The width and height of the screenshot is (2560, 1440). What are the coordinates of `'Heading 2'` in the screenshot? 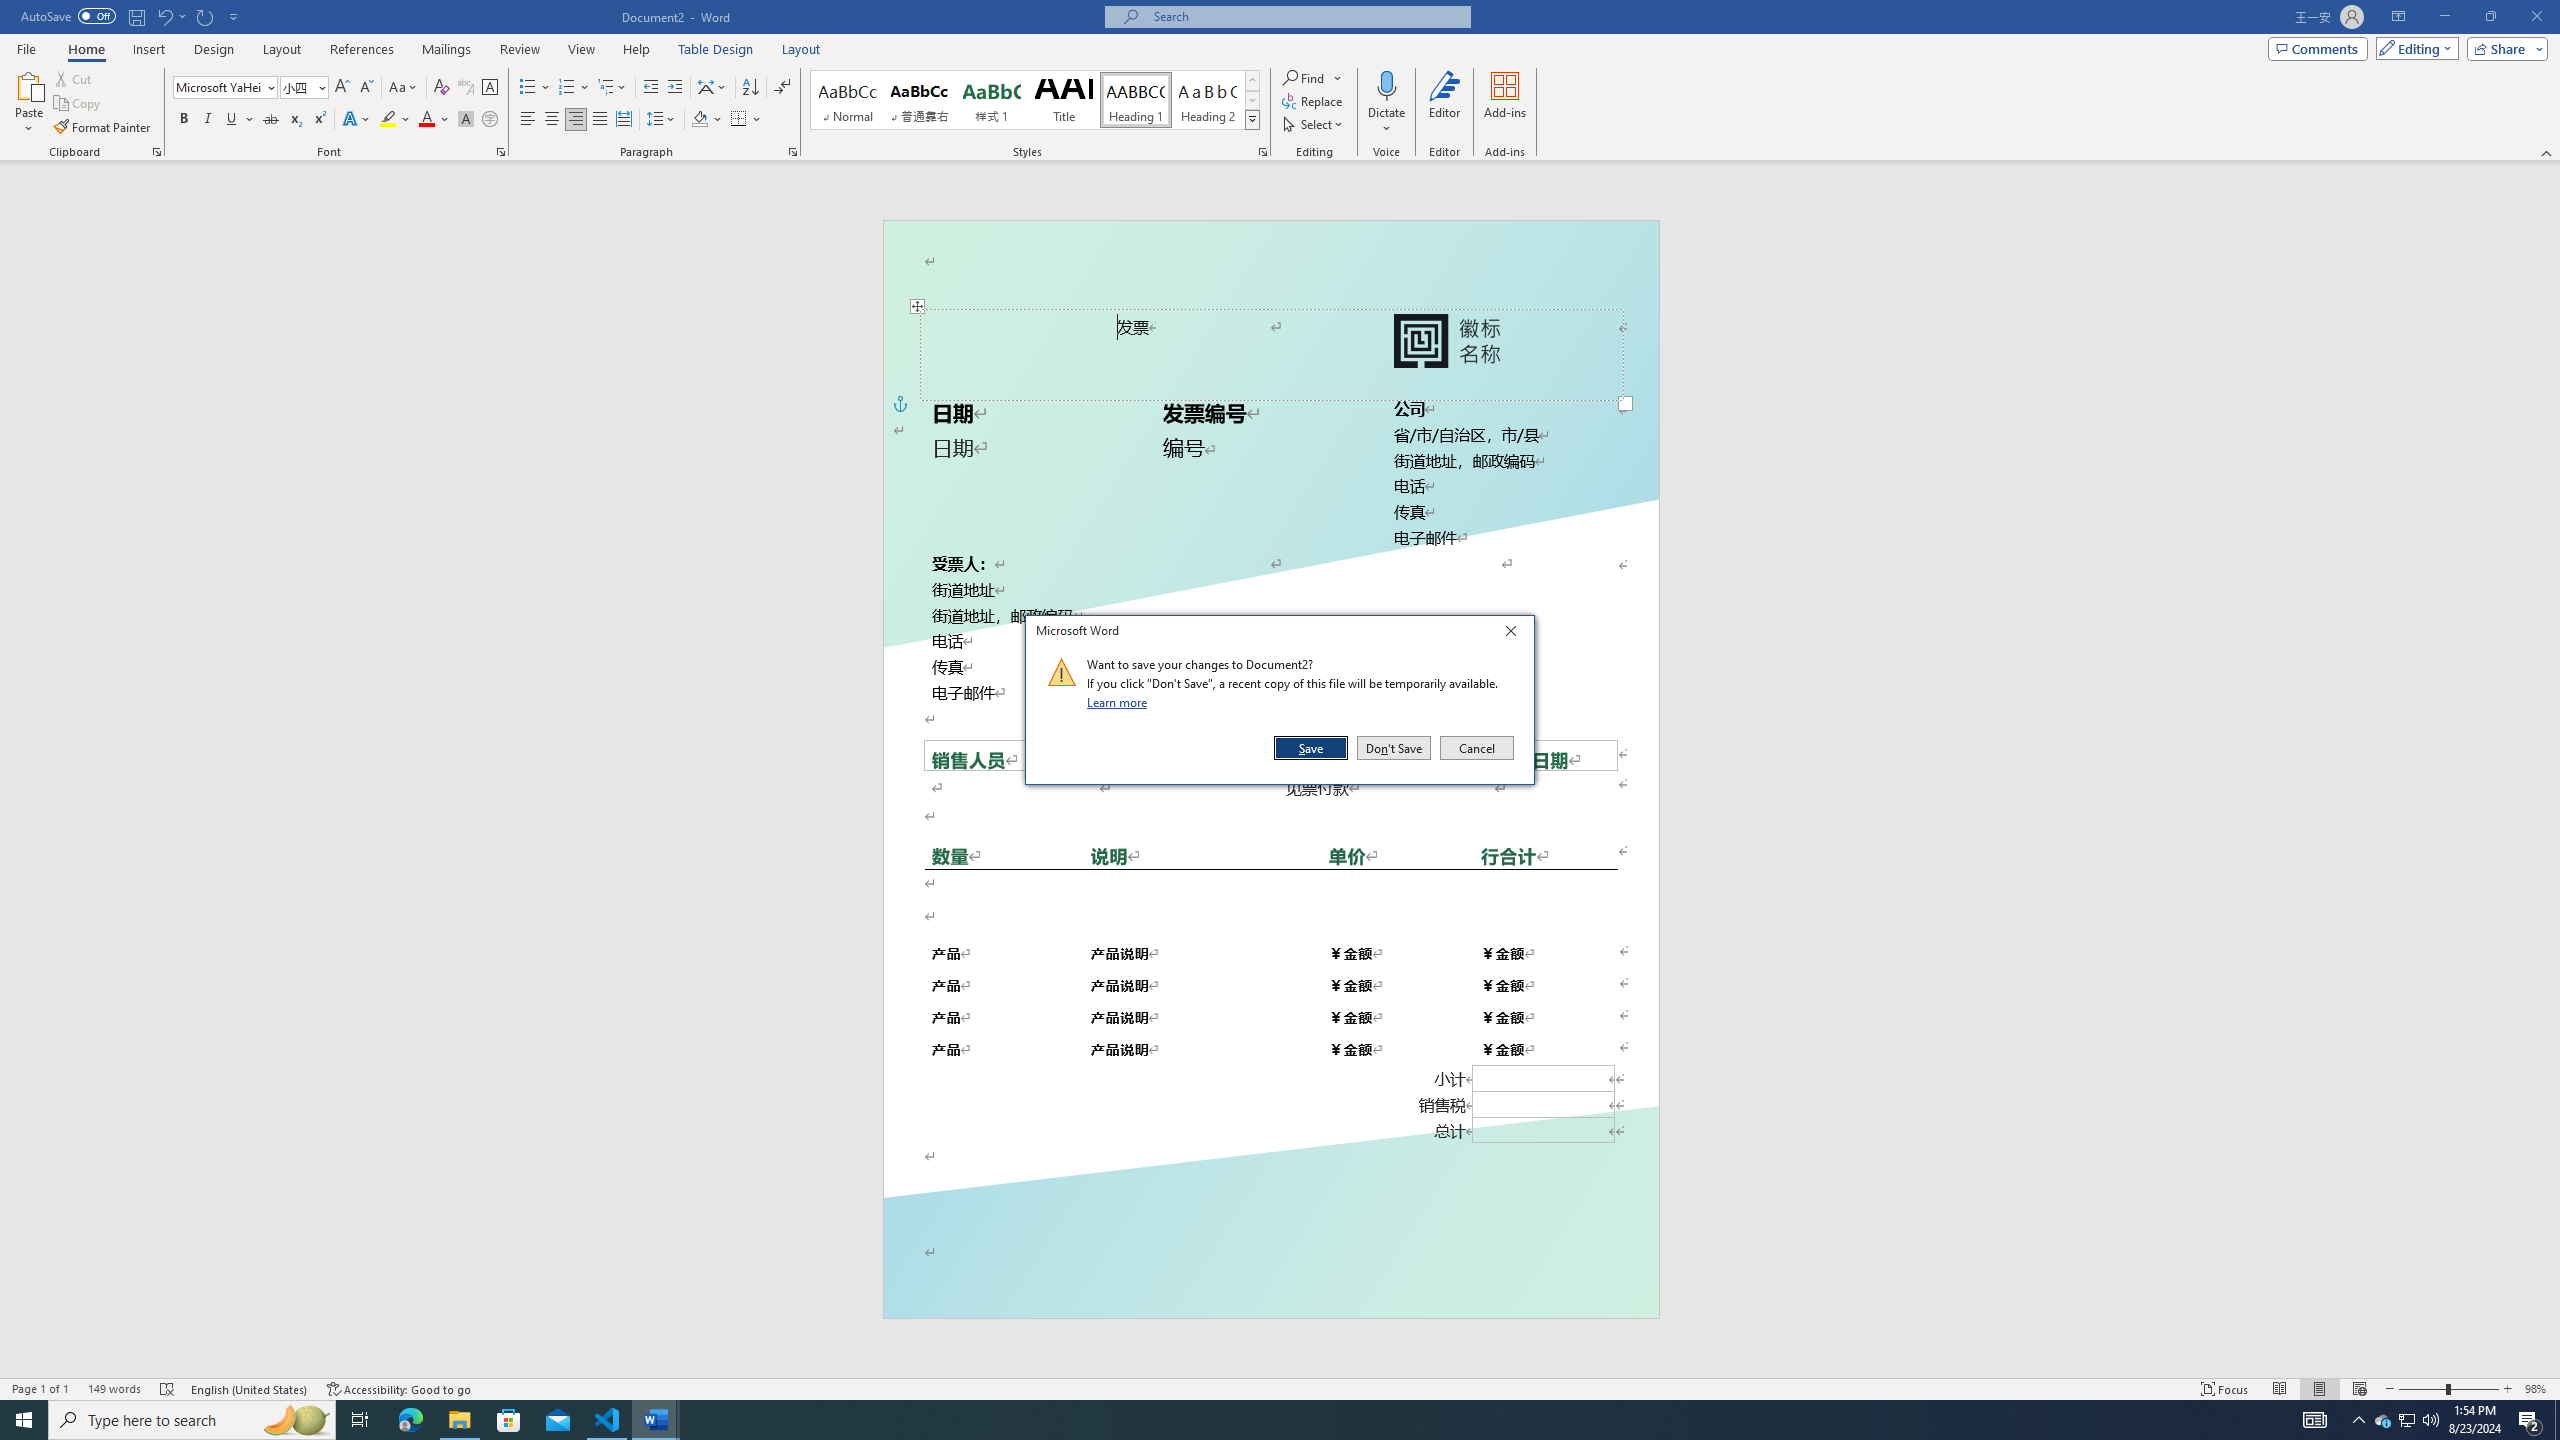 It's located at (1207, 99).